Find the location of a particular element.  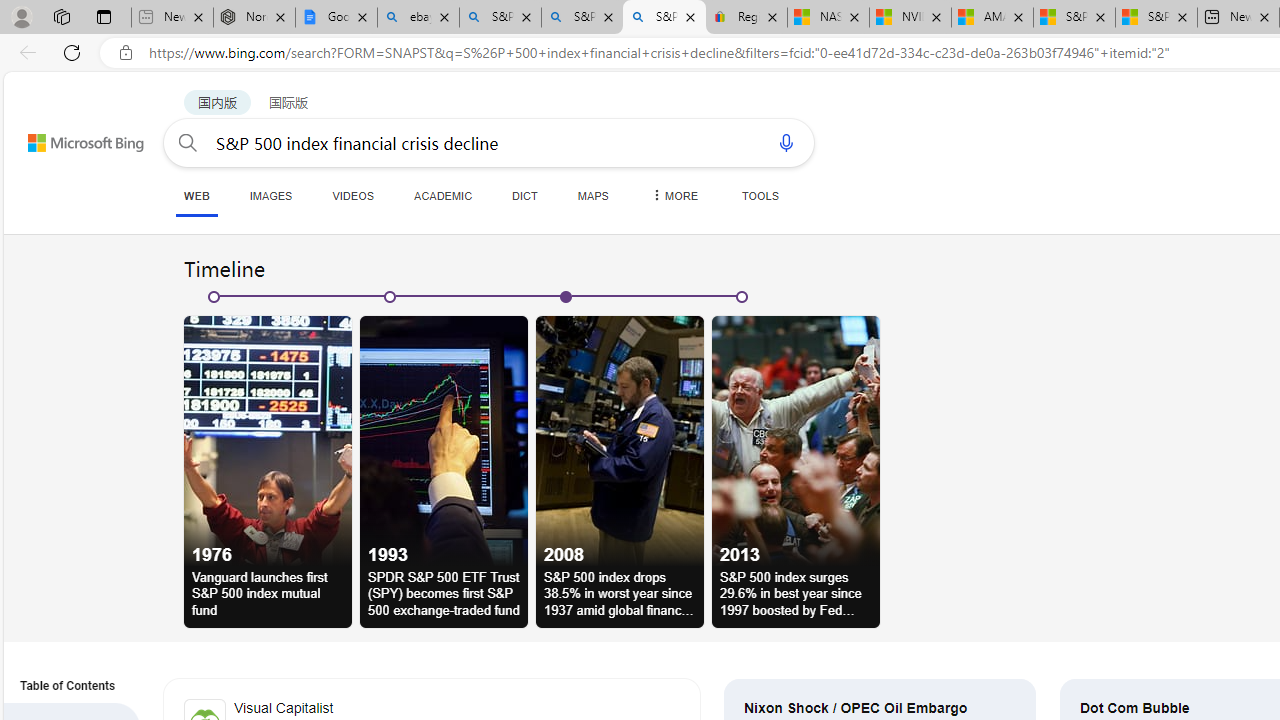

'WEB' is located at coordinates (197, 197).